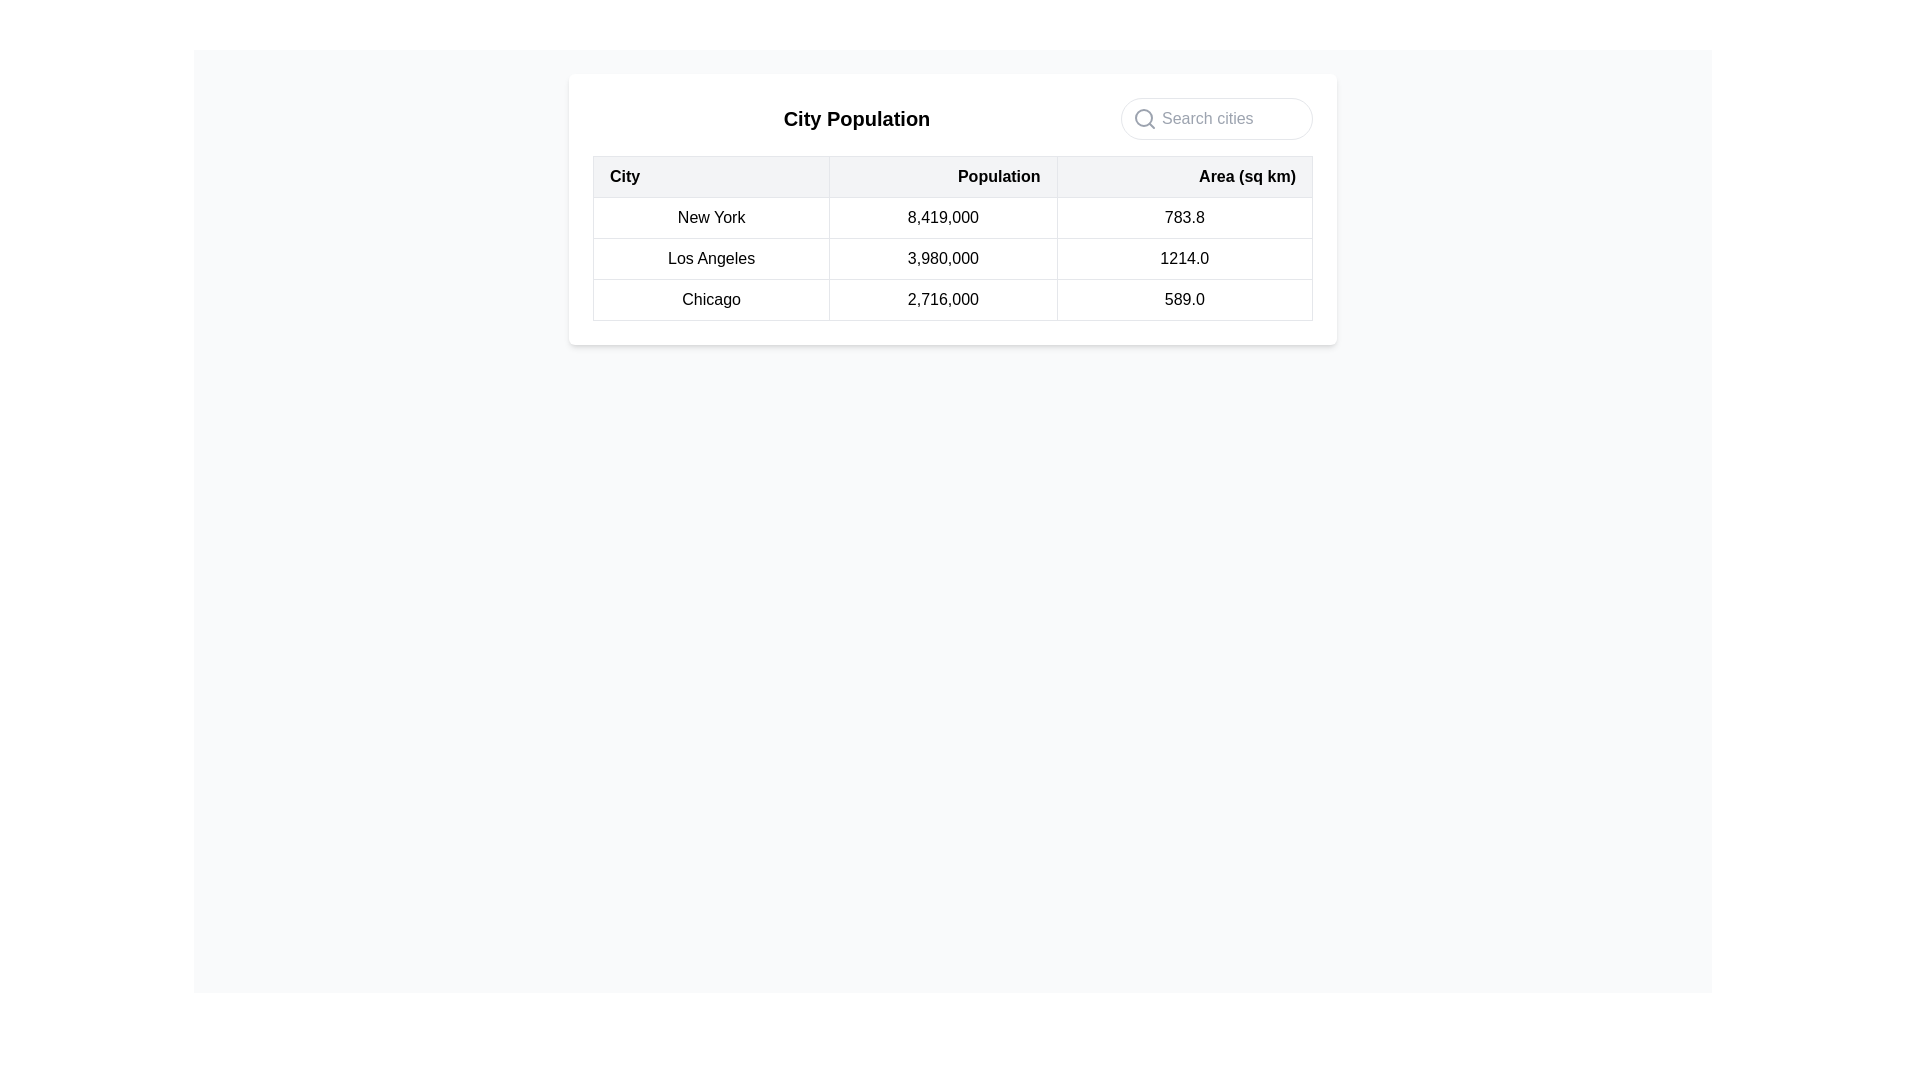 Image resolution: width=1920 pixels, height=1080 pixels. What do you see at coordinates (952, 300) in the screenshot?
I see `the third row of the data table displaying city statistics for Chicago, which includes its name, population, and area size` at bounding box center [952, 300].